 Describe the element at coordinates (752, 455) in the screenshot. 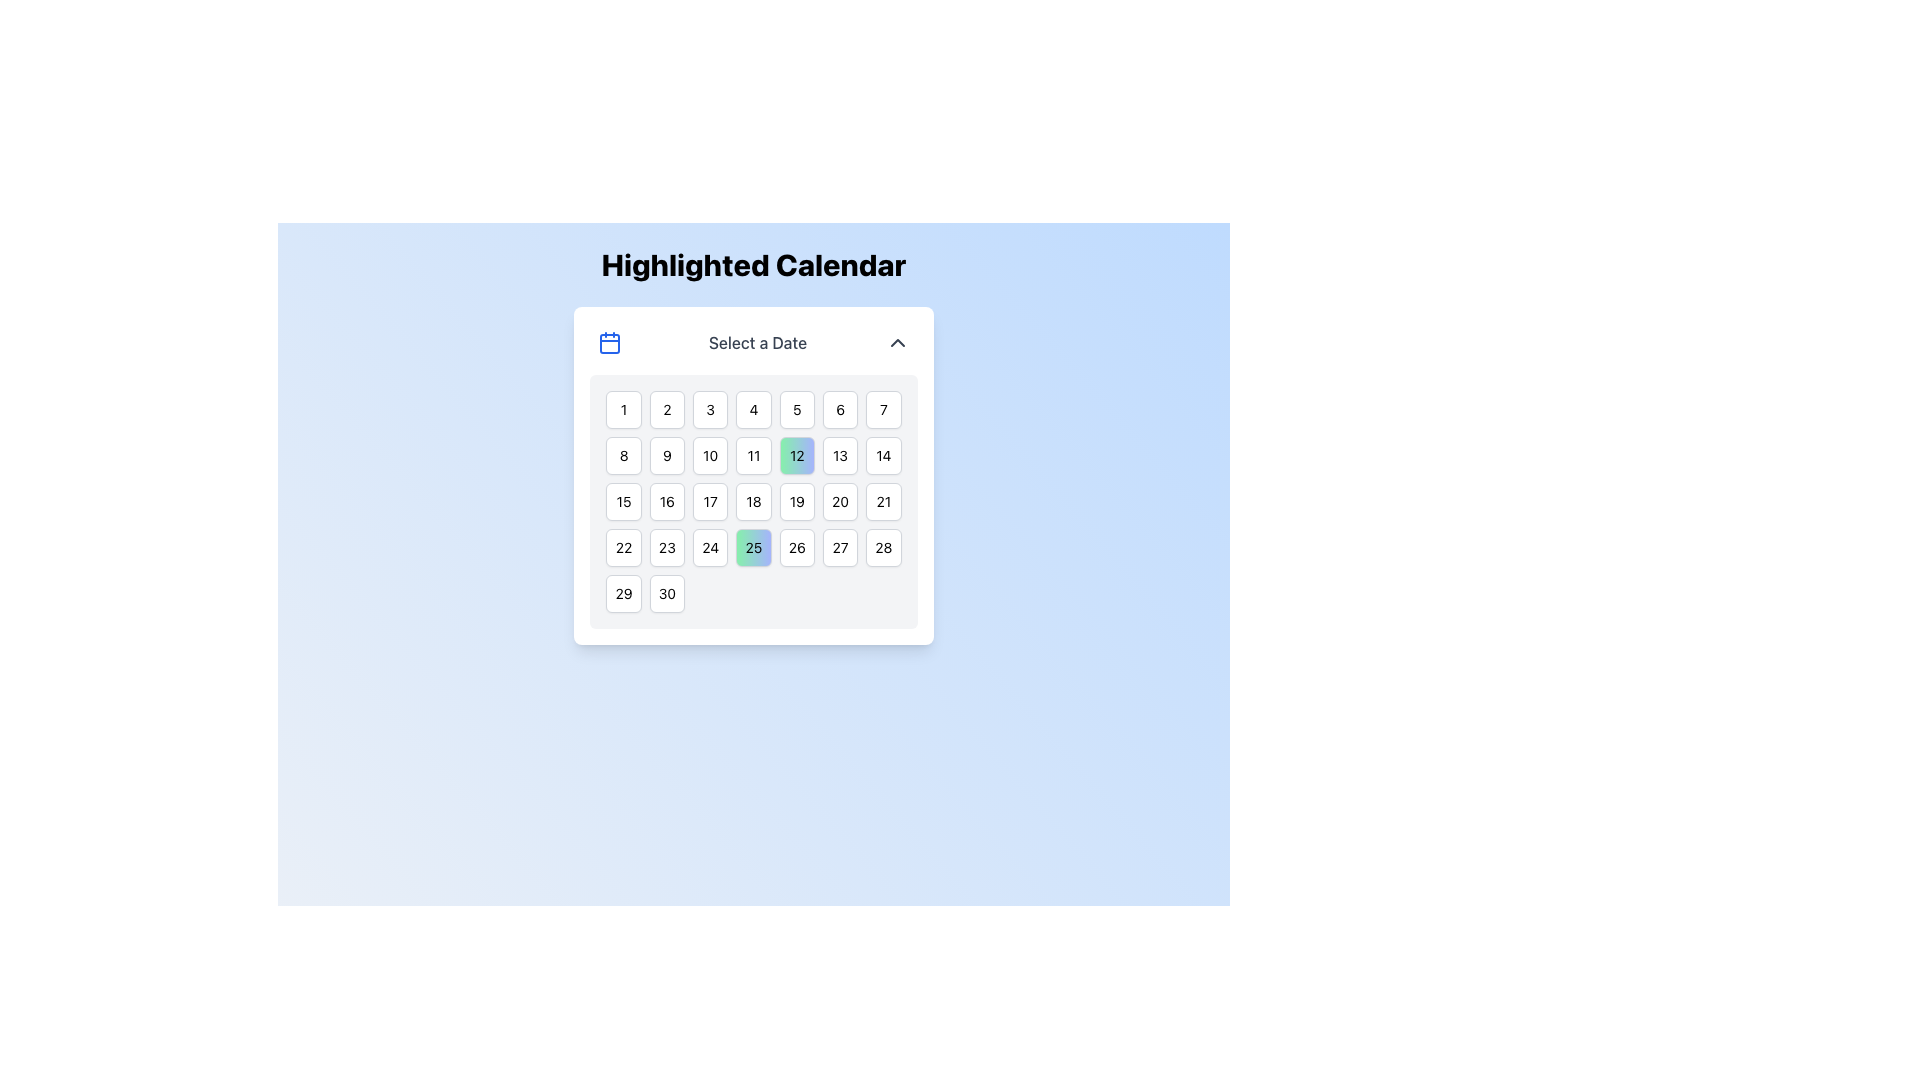

I see `the button labeled '11' in the calendar grid for keyboard navigation` at that location.